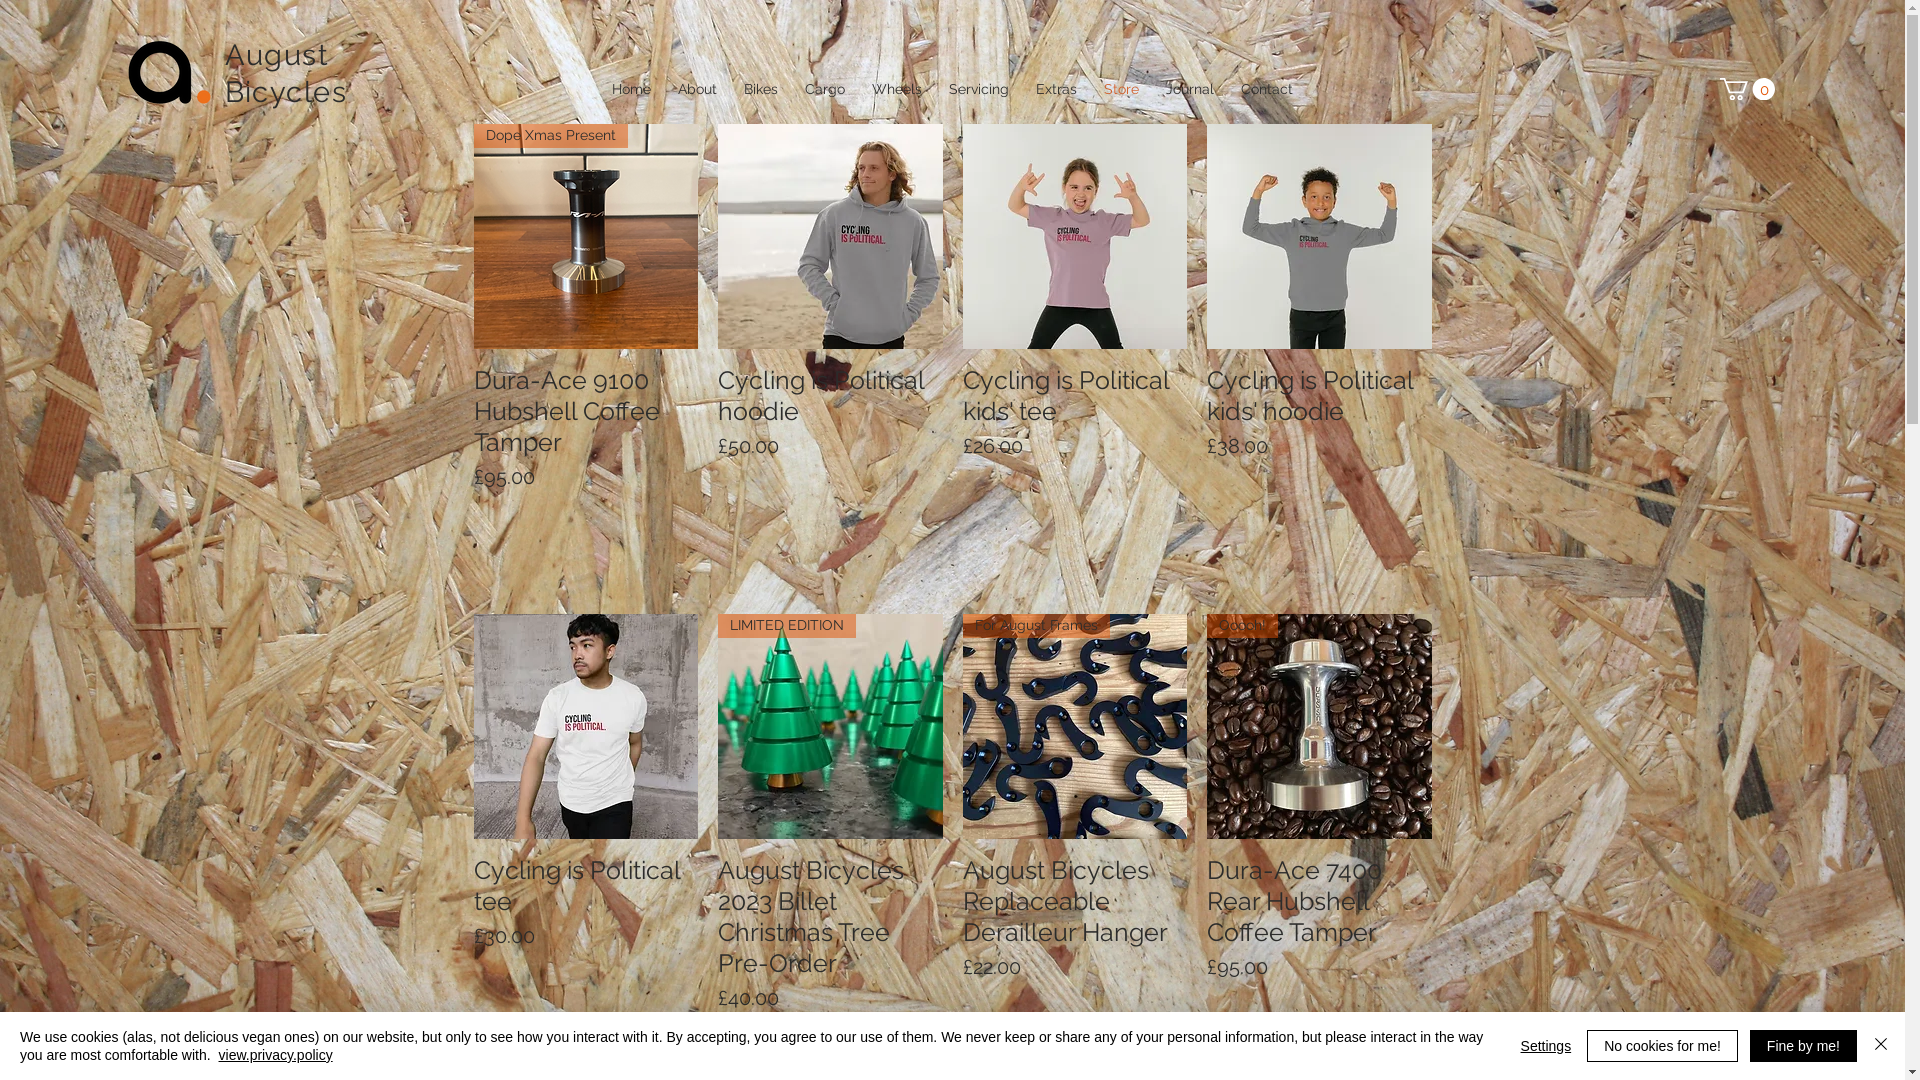 This screenshot has height=1080, width=1920. What do you see at coordinates (895, 87) in the screenshot?
I see `'Wheels'` at bounding box center [895, 87].